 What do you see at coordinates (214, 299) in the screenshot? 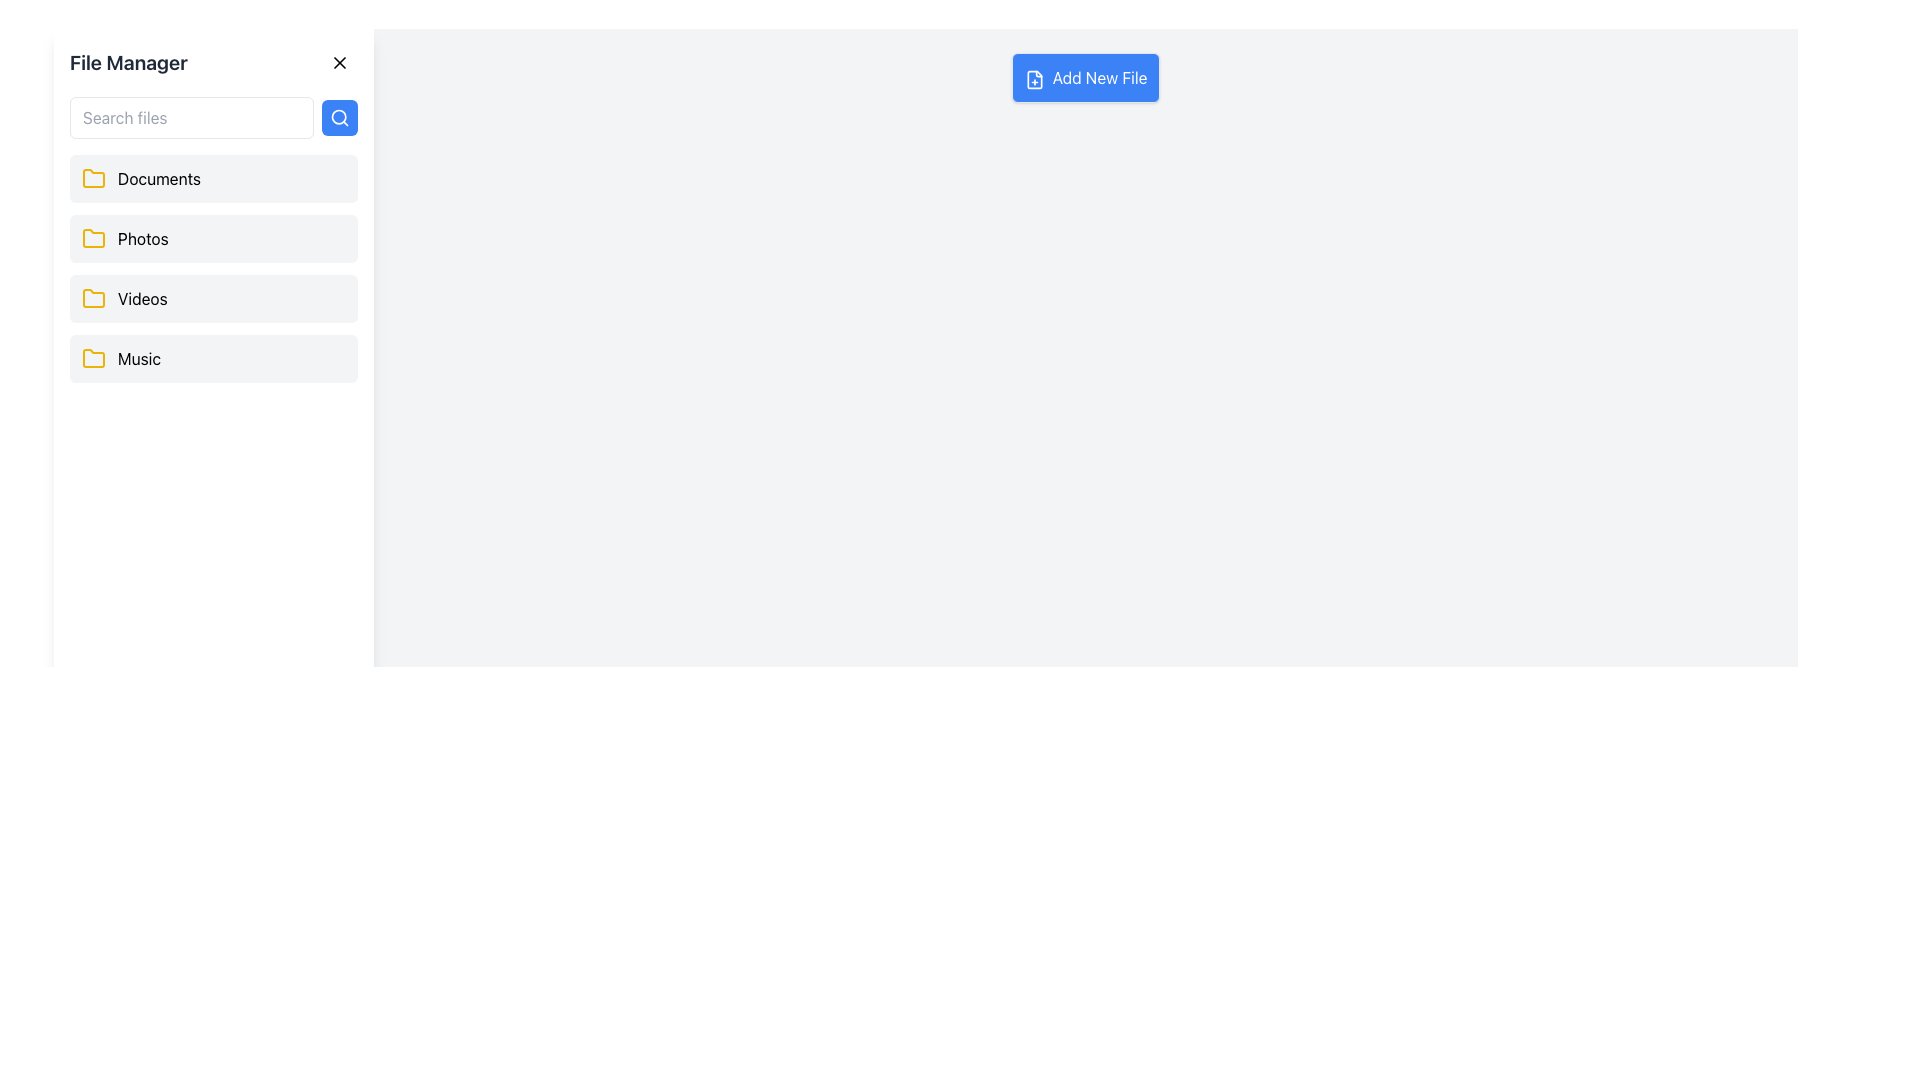
I see `the 'Videos' folder entry button in the sidebar` at bounding box center [214, 299].